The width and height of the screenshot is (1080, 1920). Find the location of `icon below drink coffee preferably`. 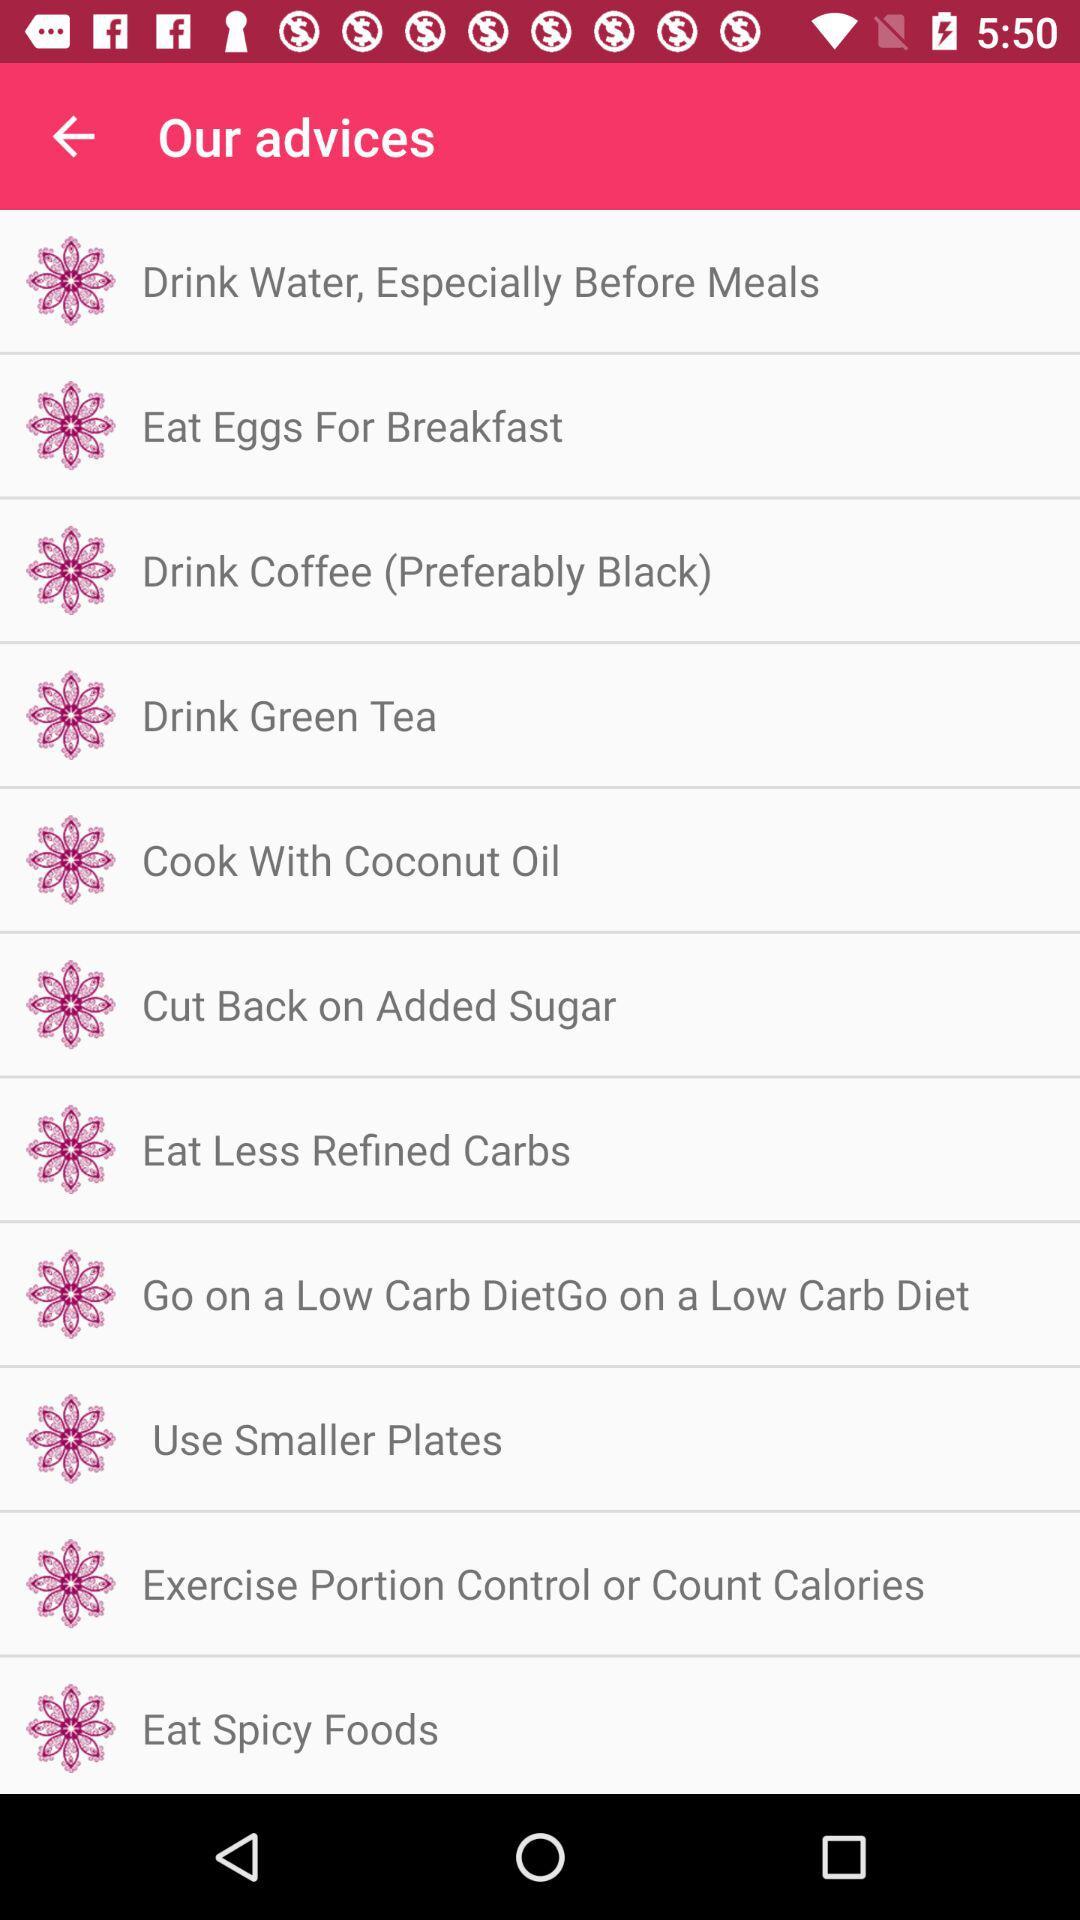

icon below drink coffee preferably is located at coordinates (289, 714).